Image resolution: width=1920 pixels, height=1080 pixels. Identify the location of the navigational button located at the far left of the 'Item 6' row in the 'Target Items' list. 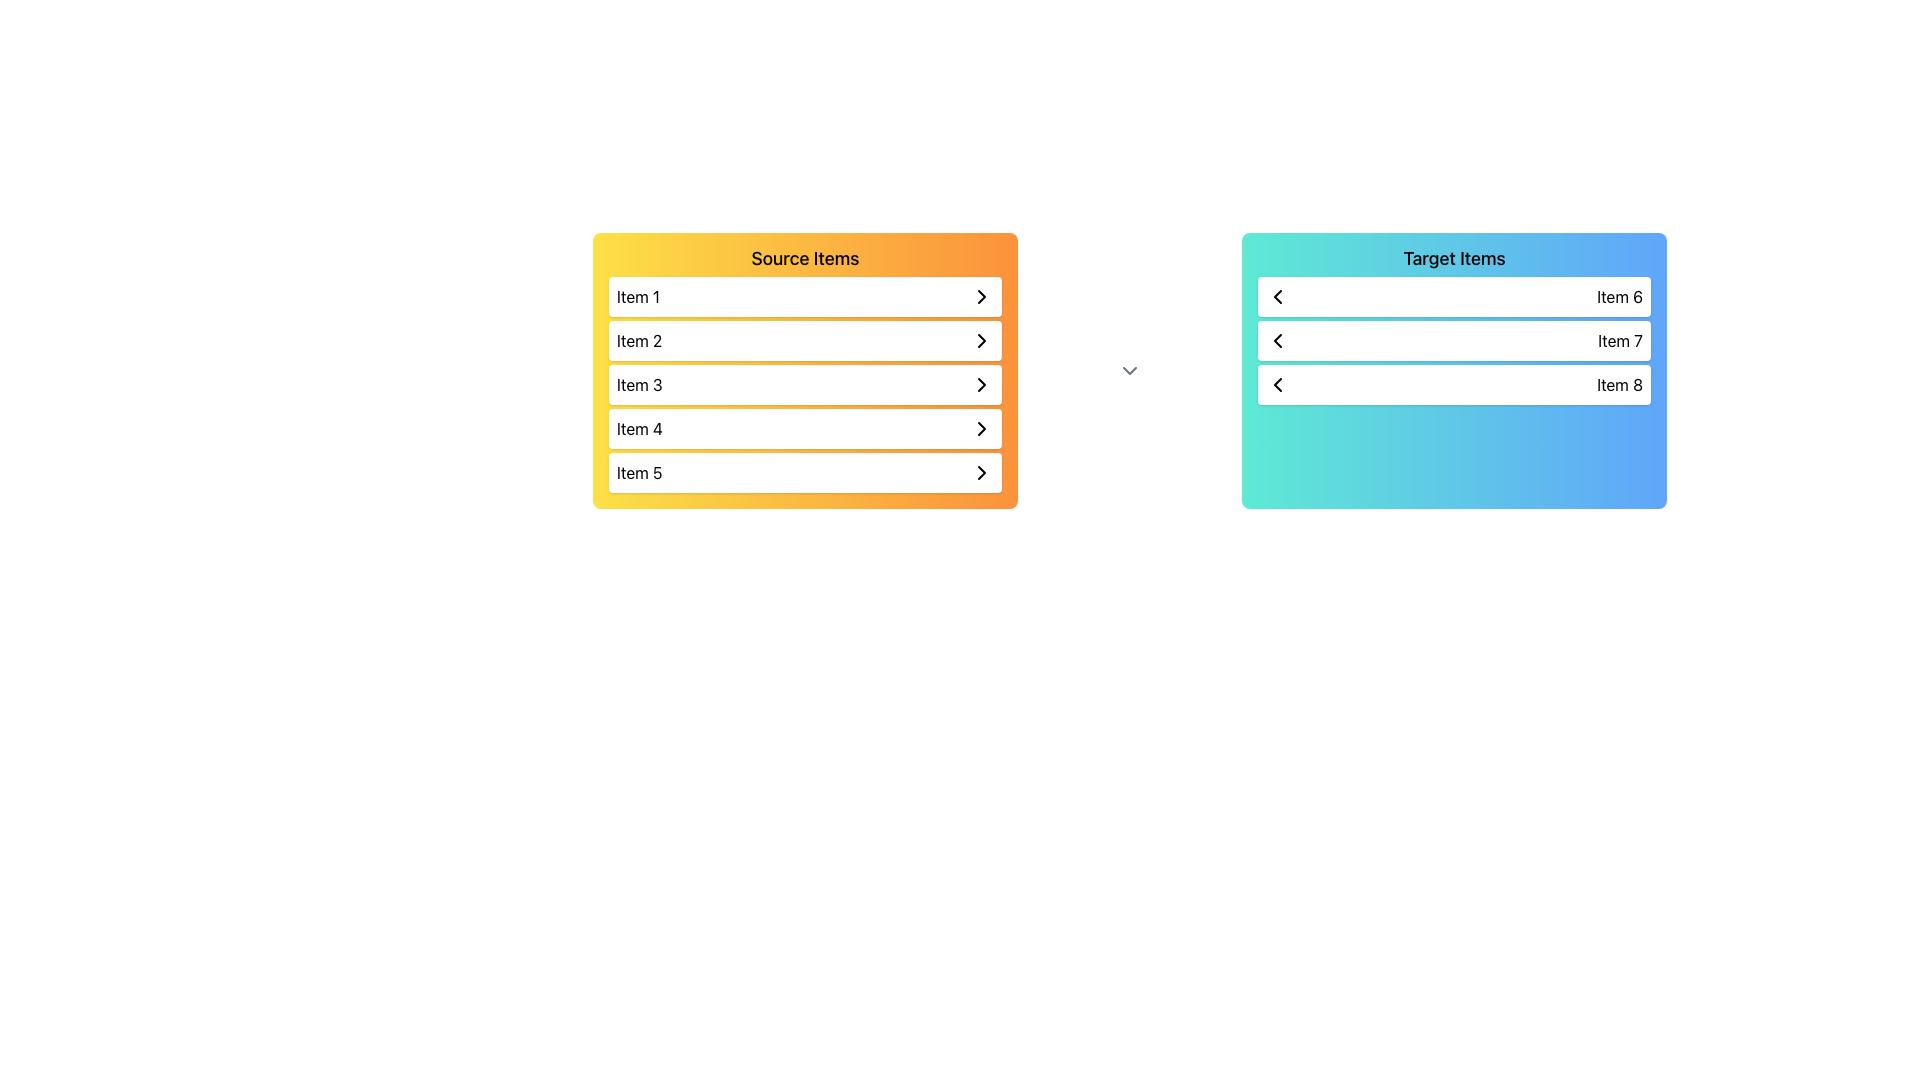
(1276, 297).